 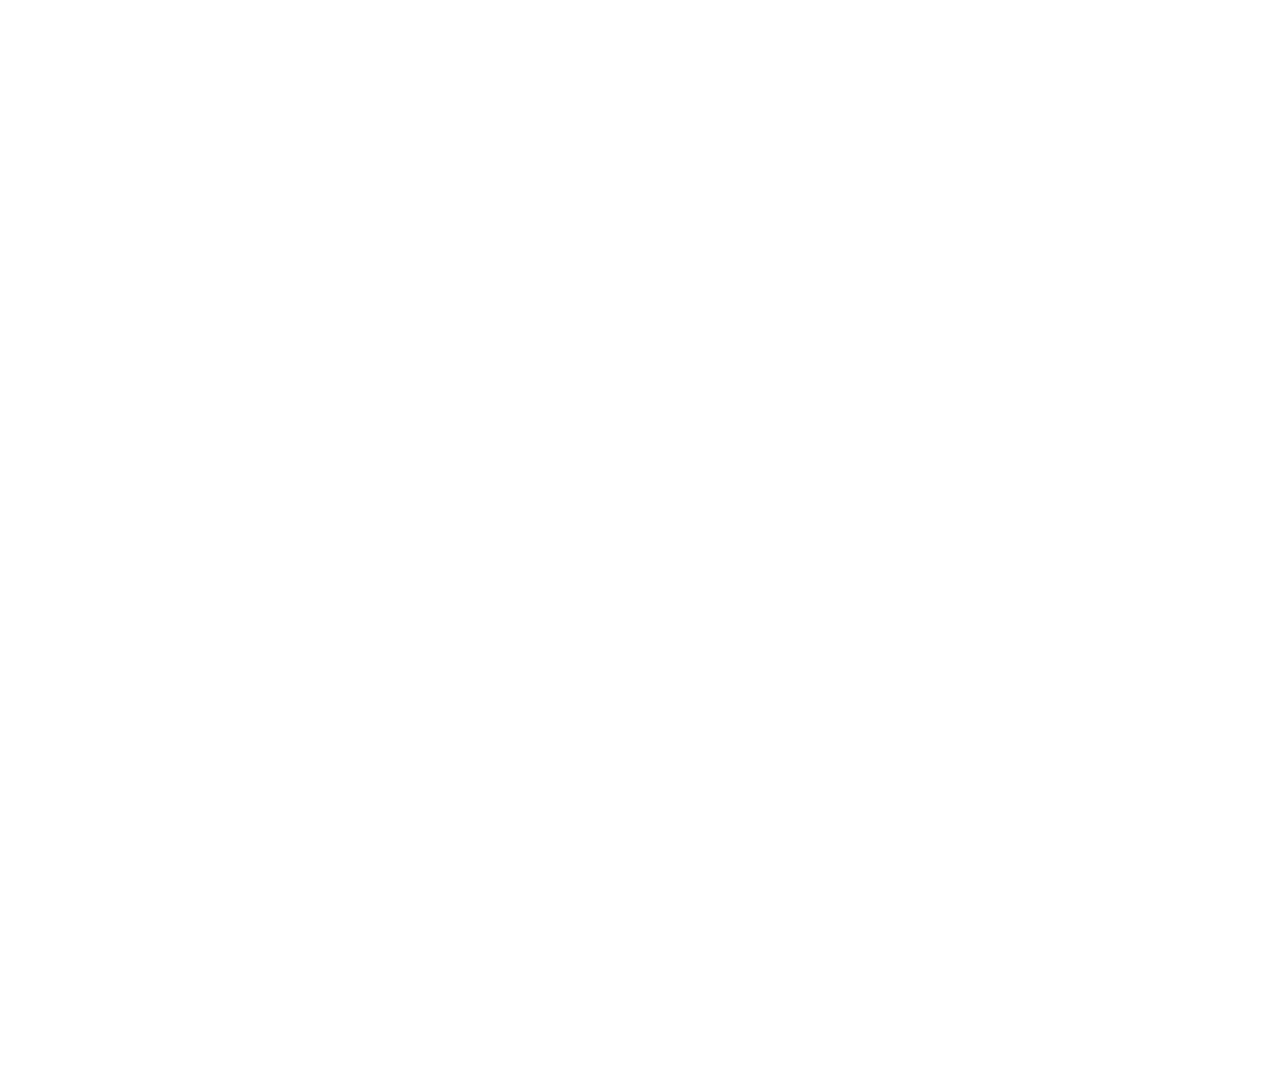 What do you see at coordinates (485, 310) in the screenshot?
I see `'Youth Ministry'` at bounding box center [485, 310].